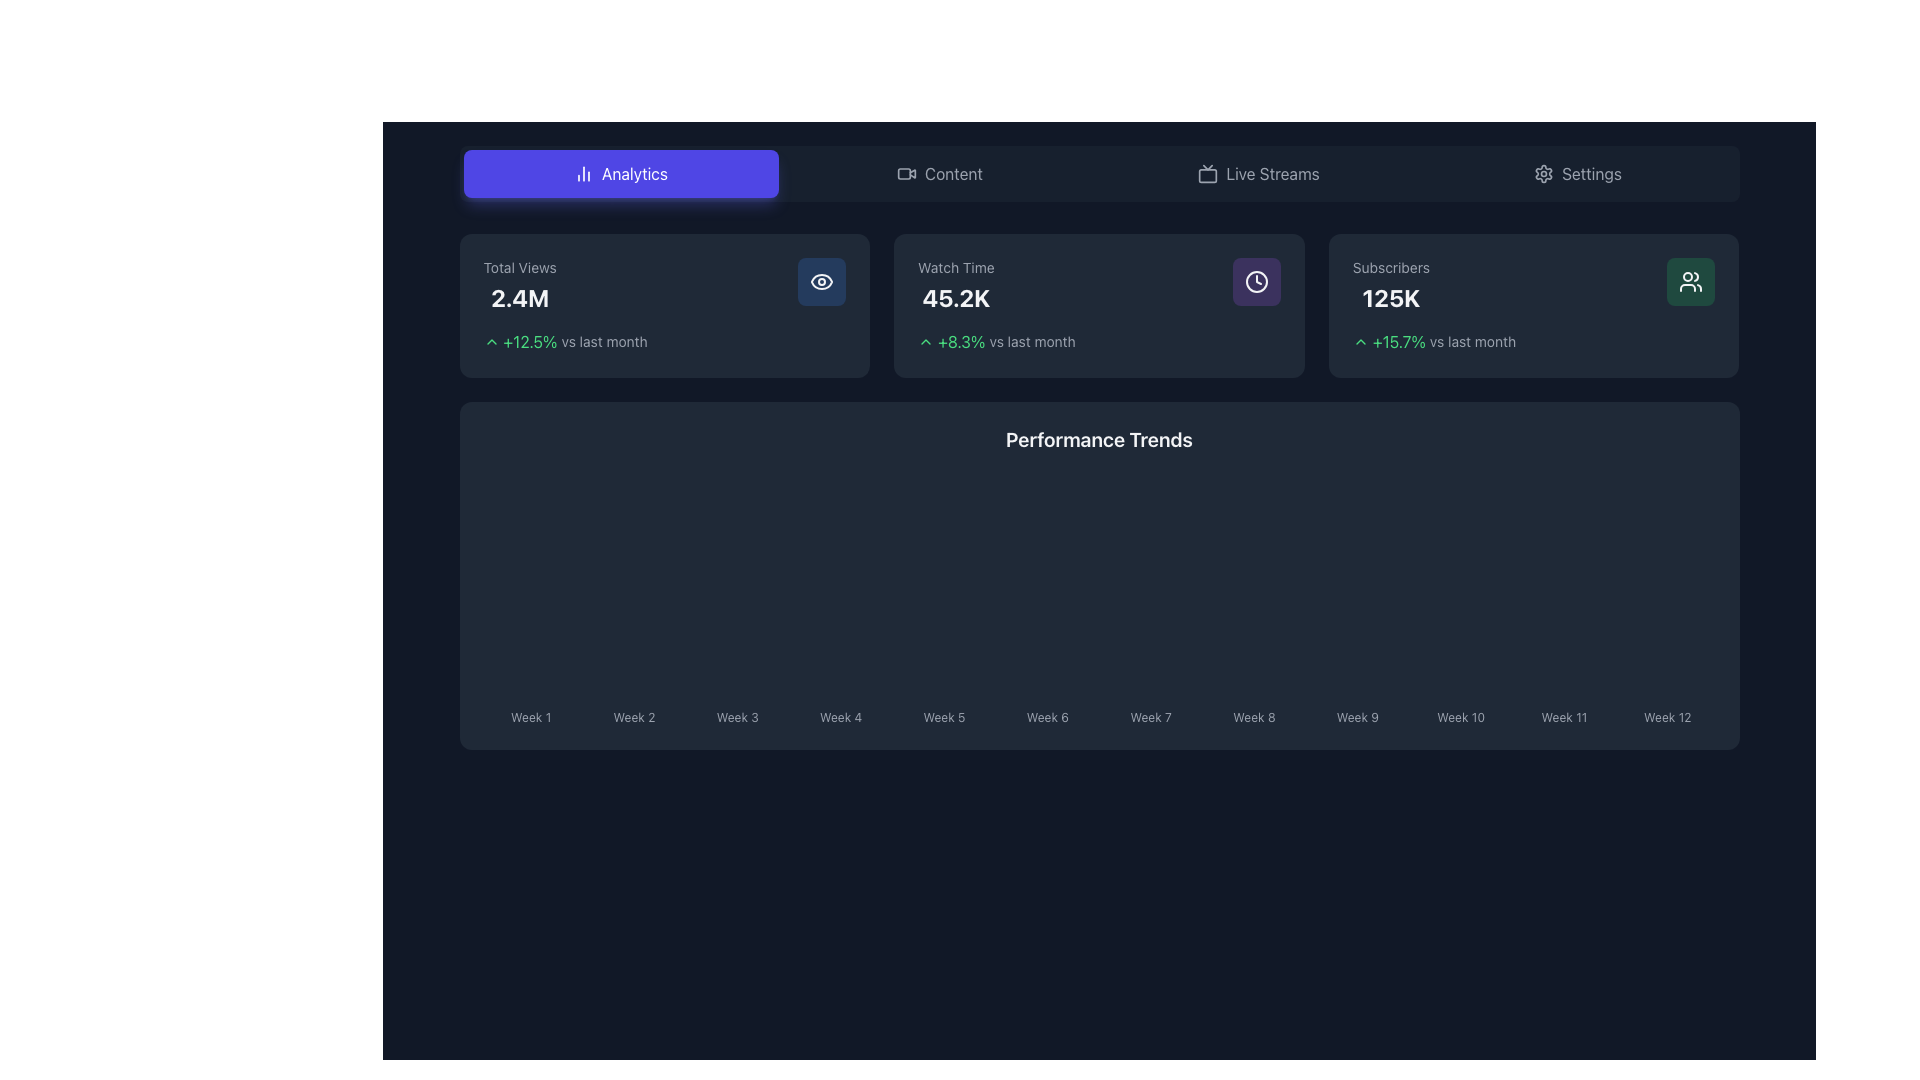 The image size is (1920, 1080). What do you see at coordinates (1151, 712) in the screenshot?
I see `the text content of the label identified as 'Week 7', which is the seventh label in the horizontal sequence for the 'Performance Trends' section` at bounding box center [1151, 712].